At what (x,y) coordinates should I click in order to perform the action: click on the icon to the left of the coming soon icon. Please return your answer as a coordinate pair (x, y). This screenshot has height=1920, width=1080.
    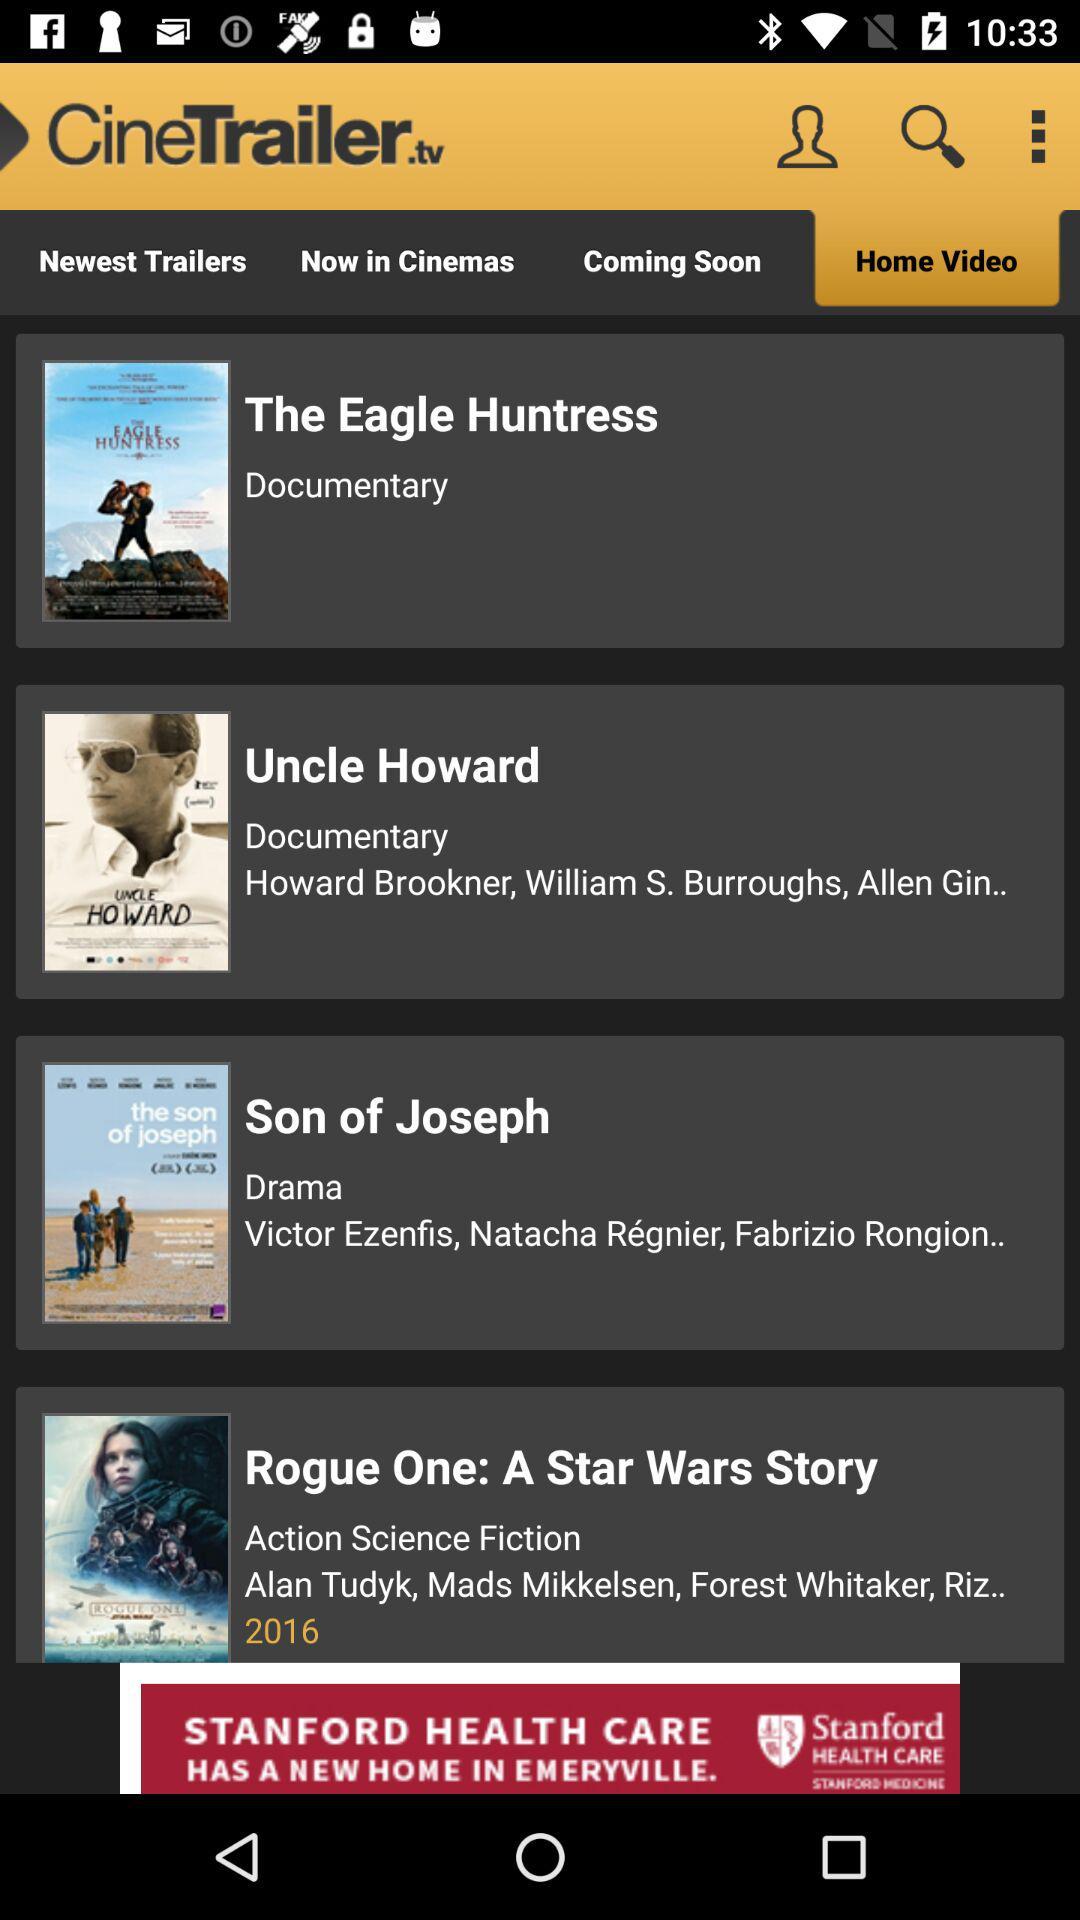
    Looking at the image, I should click on (223, 135).